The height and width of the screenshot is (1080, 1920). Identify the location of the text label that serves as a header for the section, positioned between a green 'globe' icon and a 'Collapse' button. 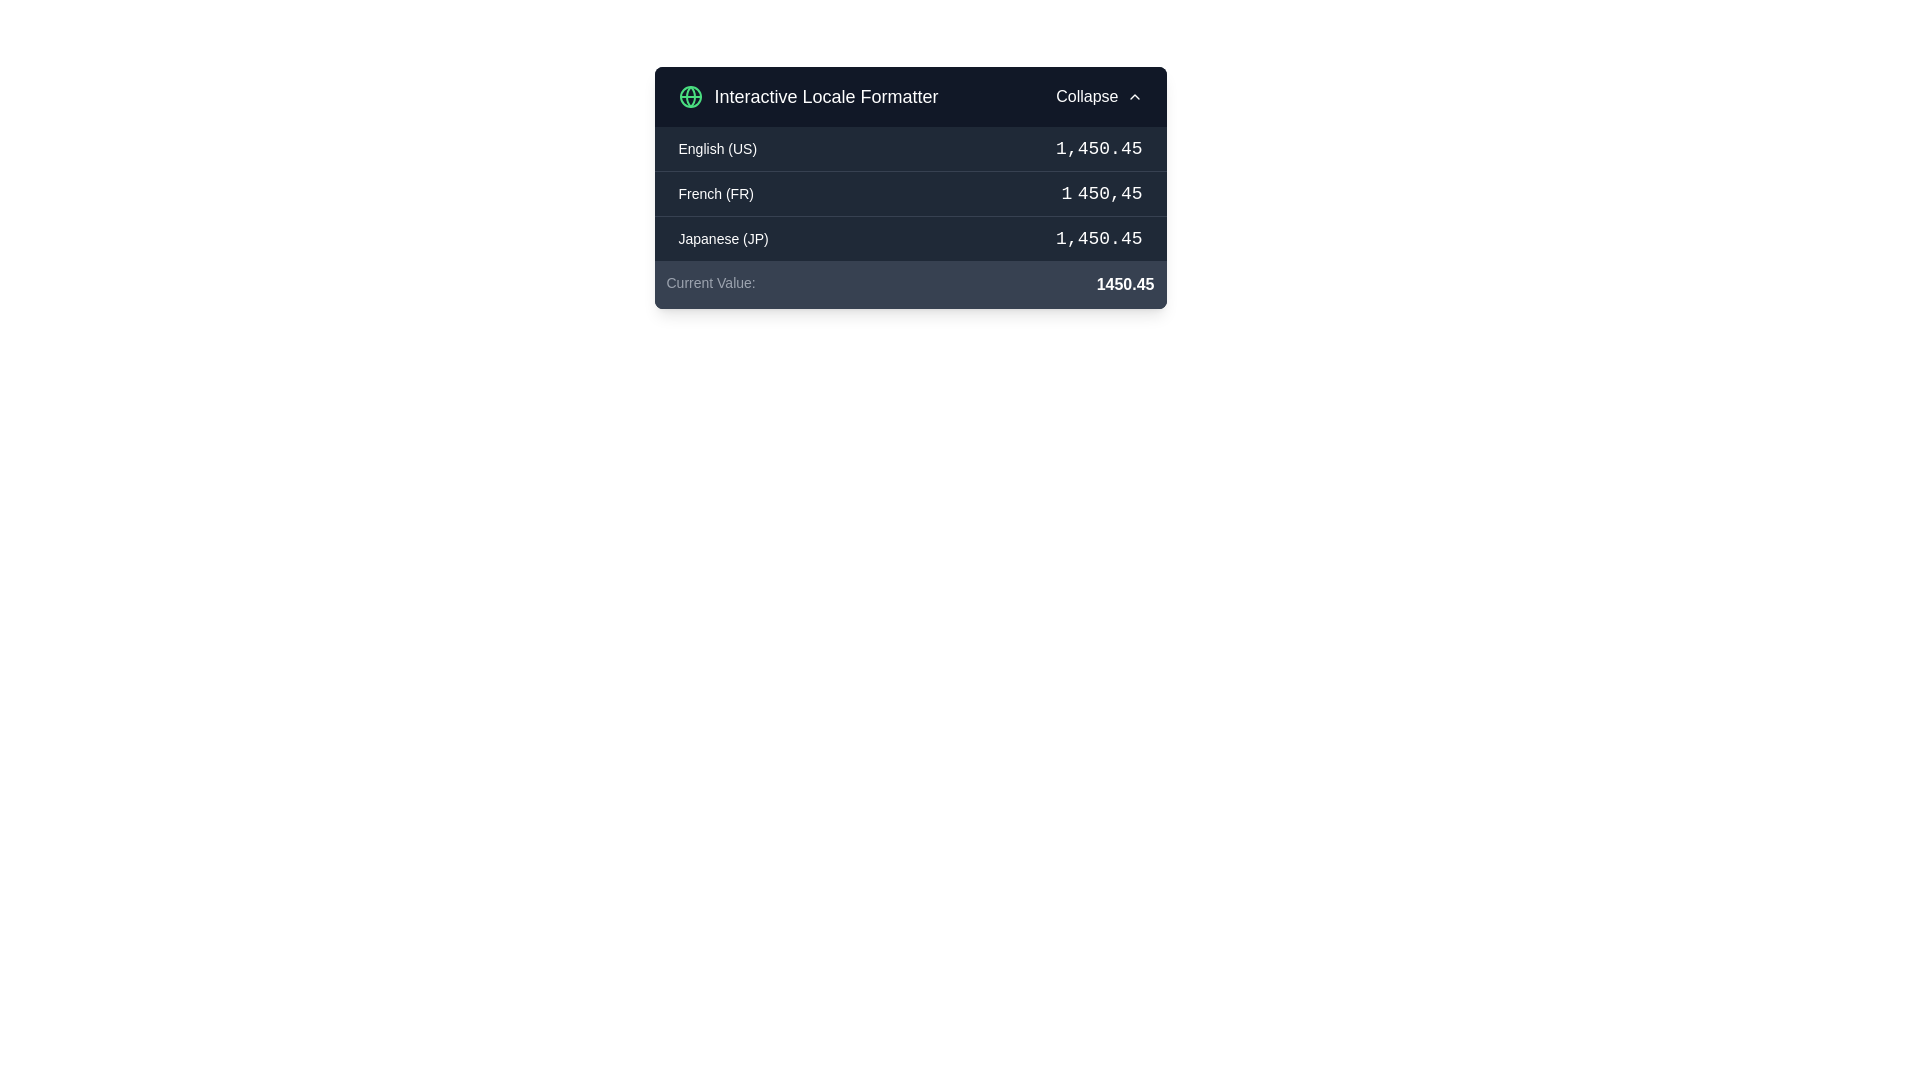
(825, 96).